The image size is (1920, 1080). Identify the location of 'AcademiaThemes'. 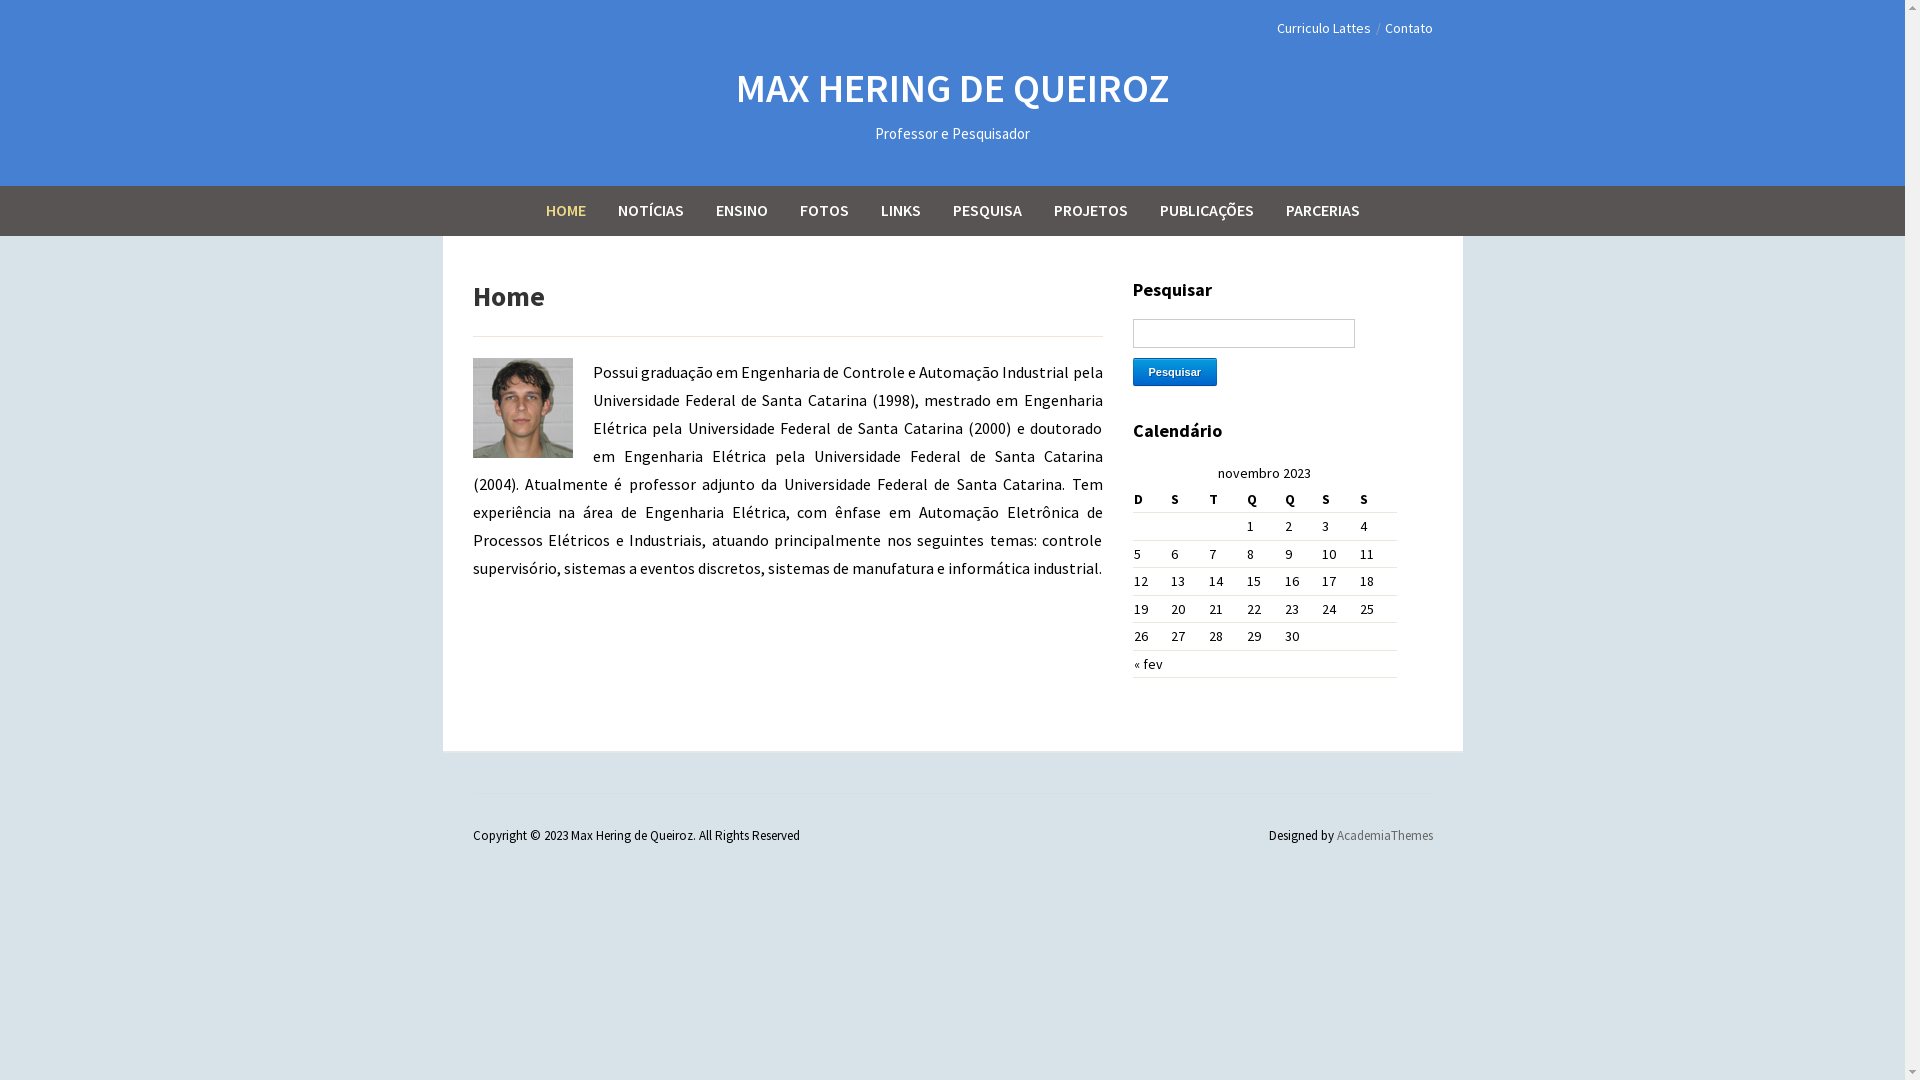
(1382, 835).